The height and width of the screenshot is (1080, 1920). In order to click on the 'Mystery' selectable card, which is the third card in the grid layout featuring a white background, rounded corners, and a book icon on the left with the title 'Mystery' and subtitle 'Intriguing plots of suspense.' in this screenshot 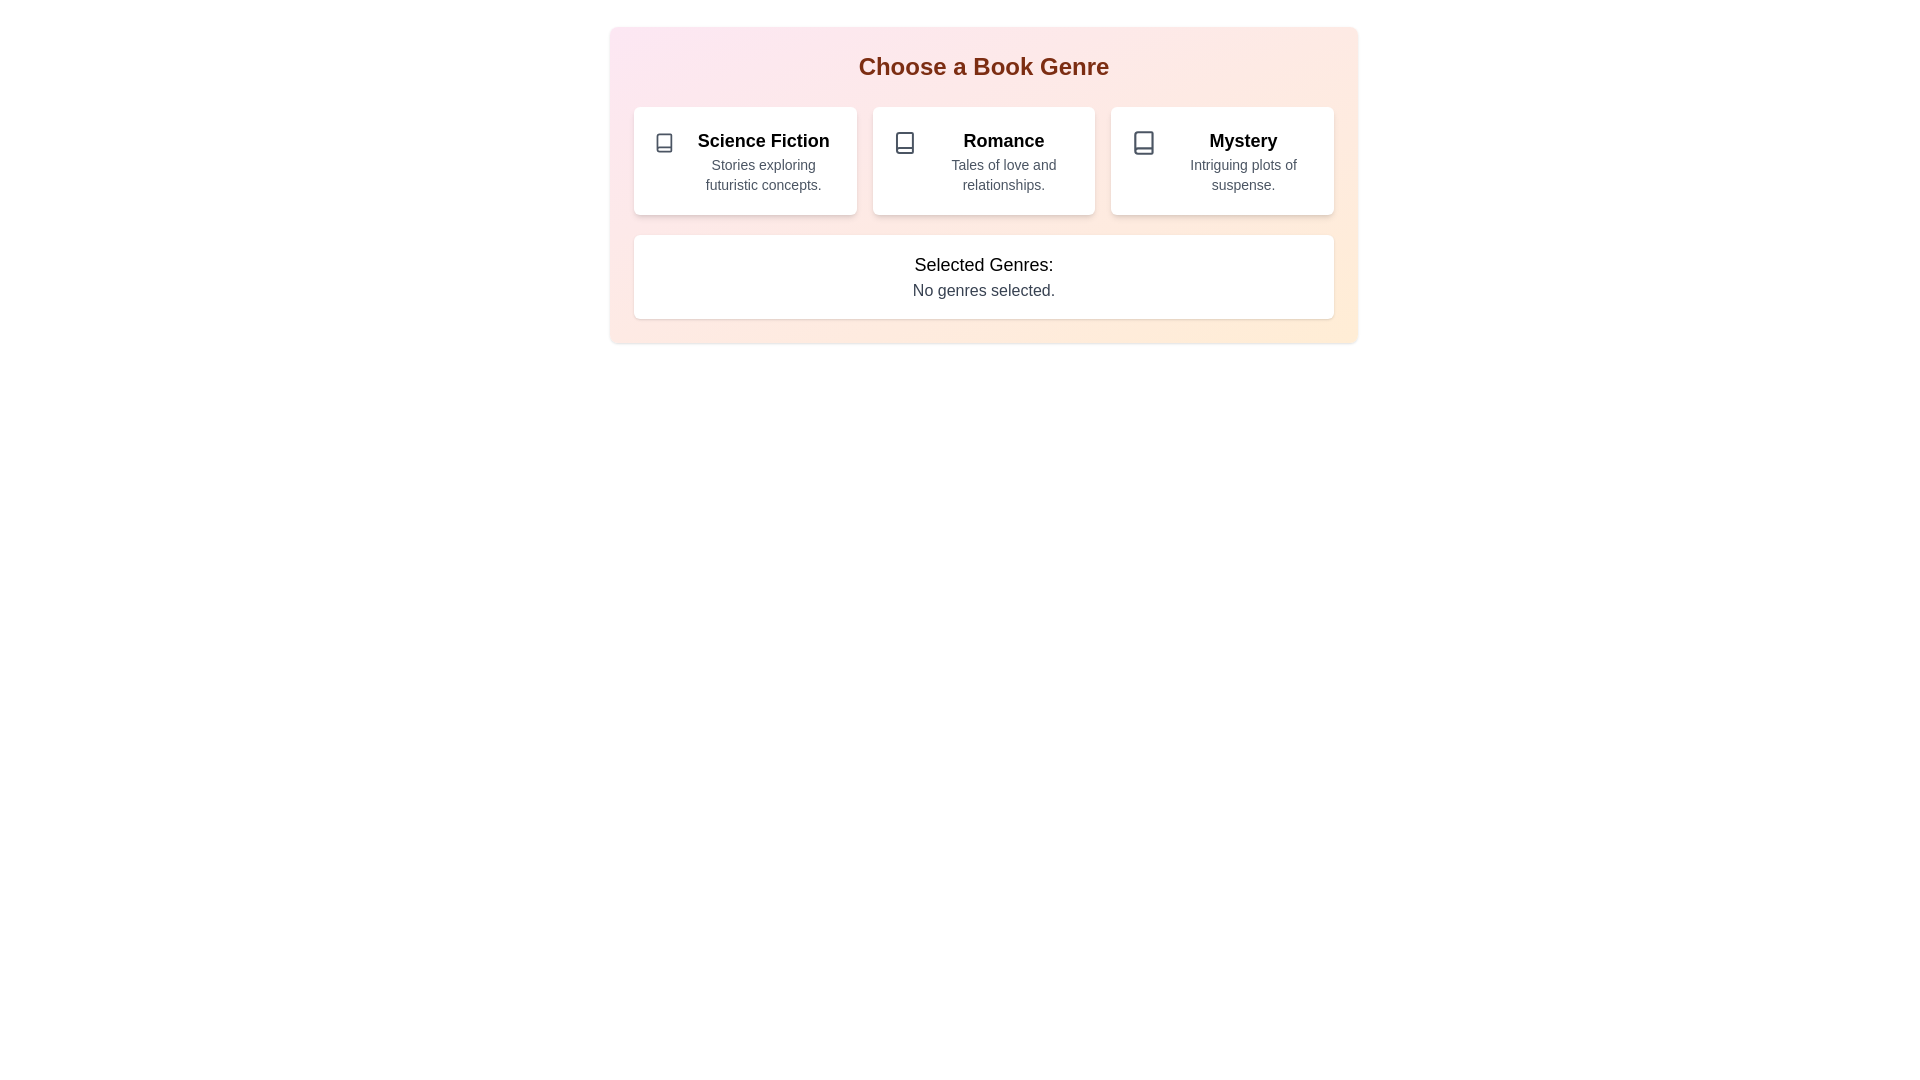, I will do `click(1221, 160)`.